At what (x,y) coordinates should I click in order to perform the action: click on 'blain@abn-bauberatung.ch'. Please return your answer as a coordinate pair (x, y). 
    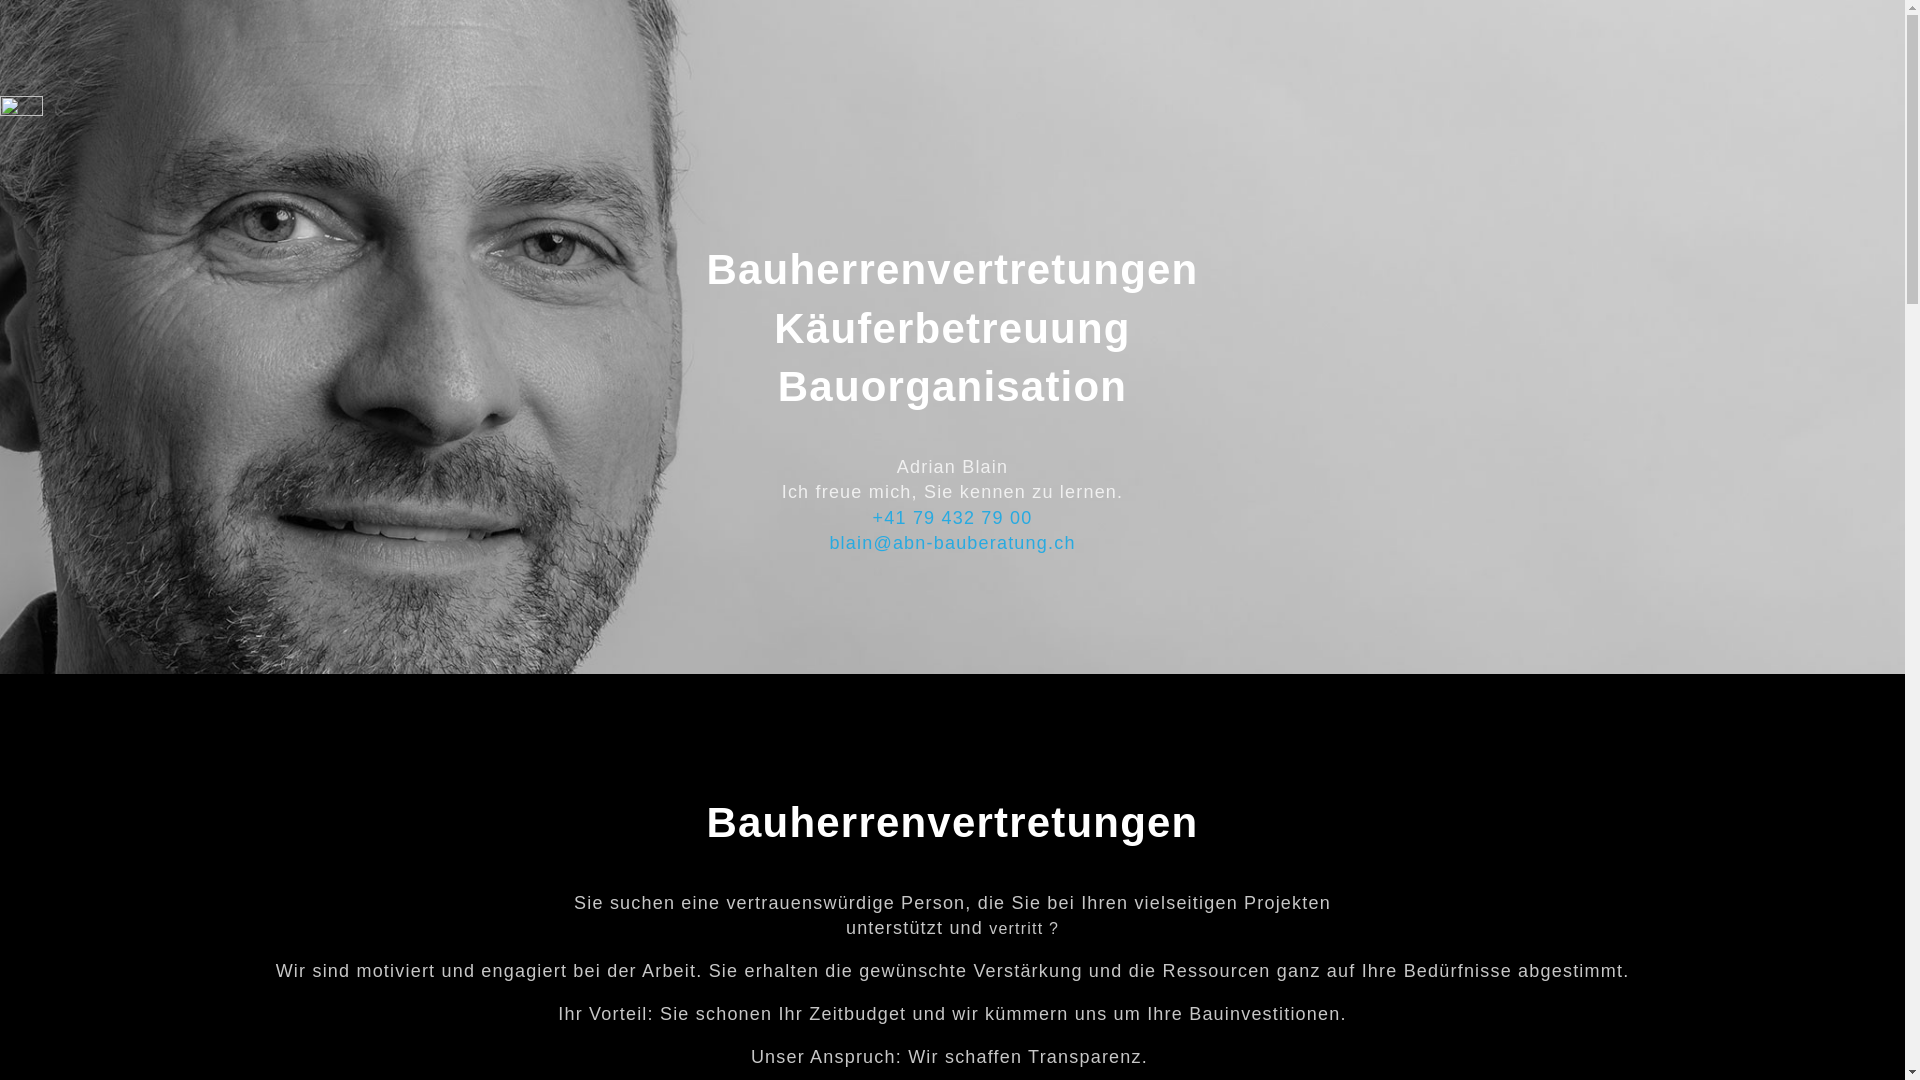
    Looking at the image, I should click on (950, 543).